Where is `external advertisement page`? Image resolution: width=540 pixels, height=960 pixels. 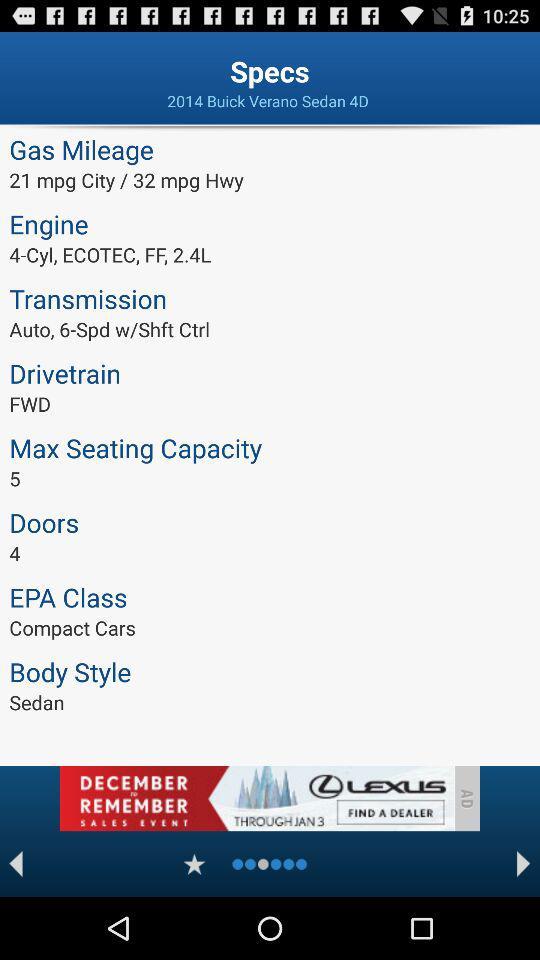 external advertisement page is located at coordinates (256, 798).